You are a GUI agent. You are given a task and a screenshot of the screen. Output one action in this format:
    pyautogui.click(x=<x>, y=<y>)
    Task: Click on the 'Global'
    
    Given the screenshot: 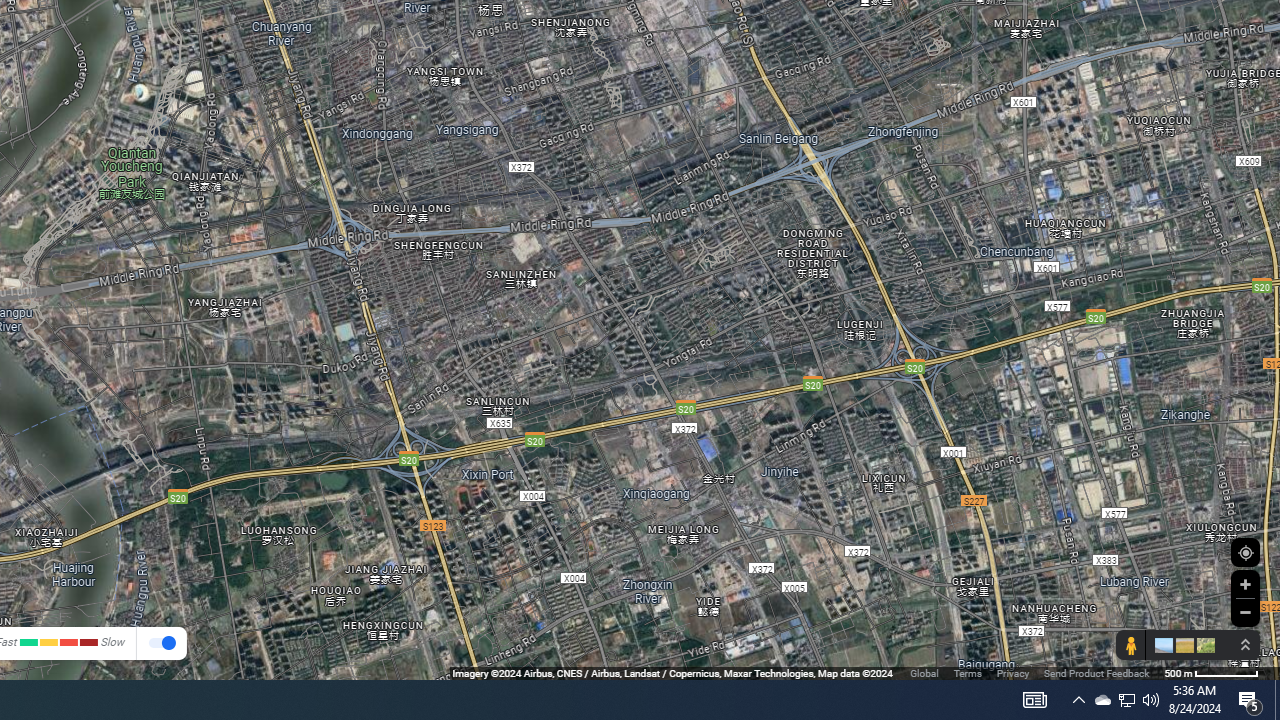 What is the action you would take?
    pyautogui.click(x=923, y=673)
    